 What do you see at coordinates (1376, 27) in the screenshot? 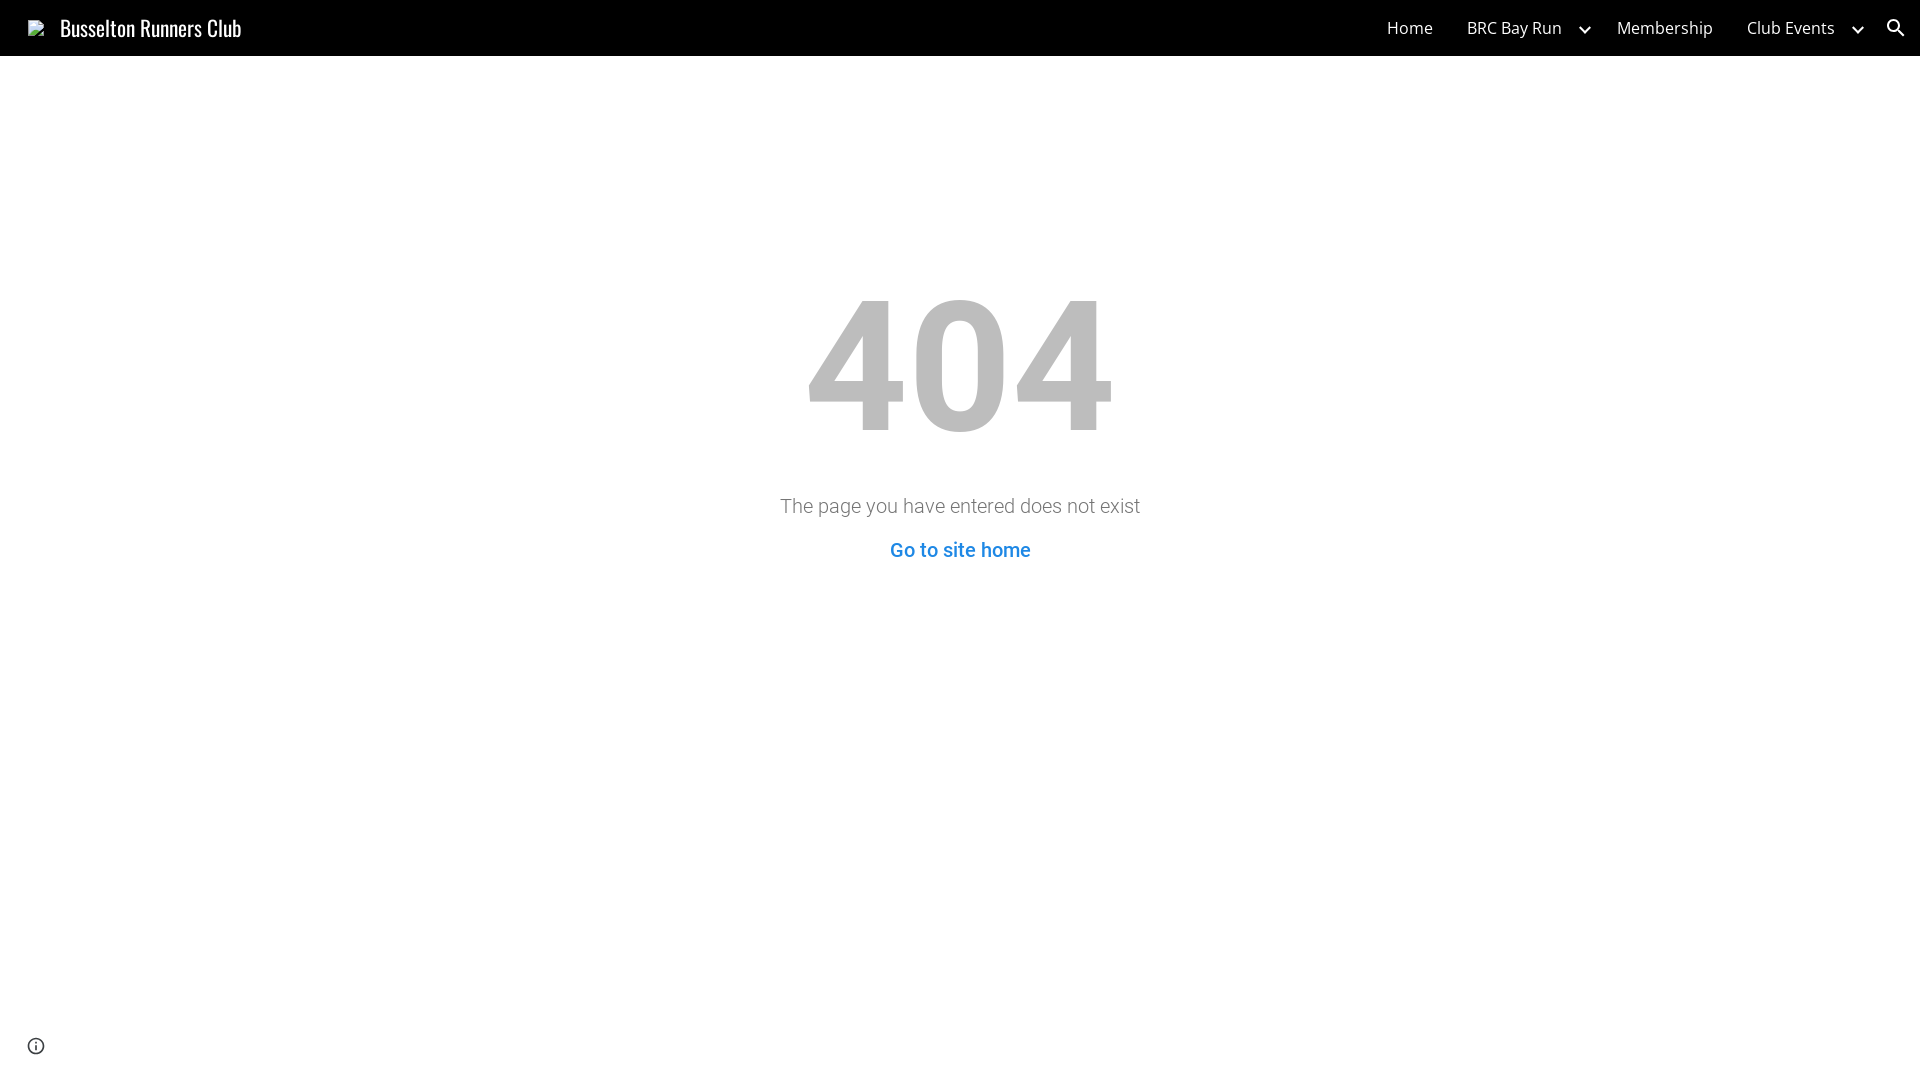
I see `'Home'` at bounding box center [1376, 27].